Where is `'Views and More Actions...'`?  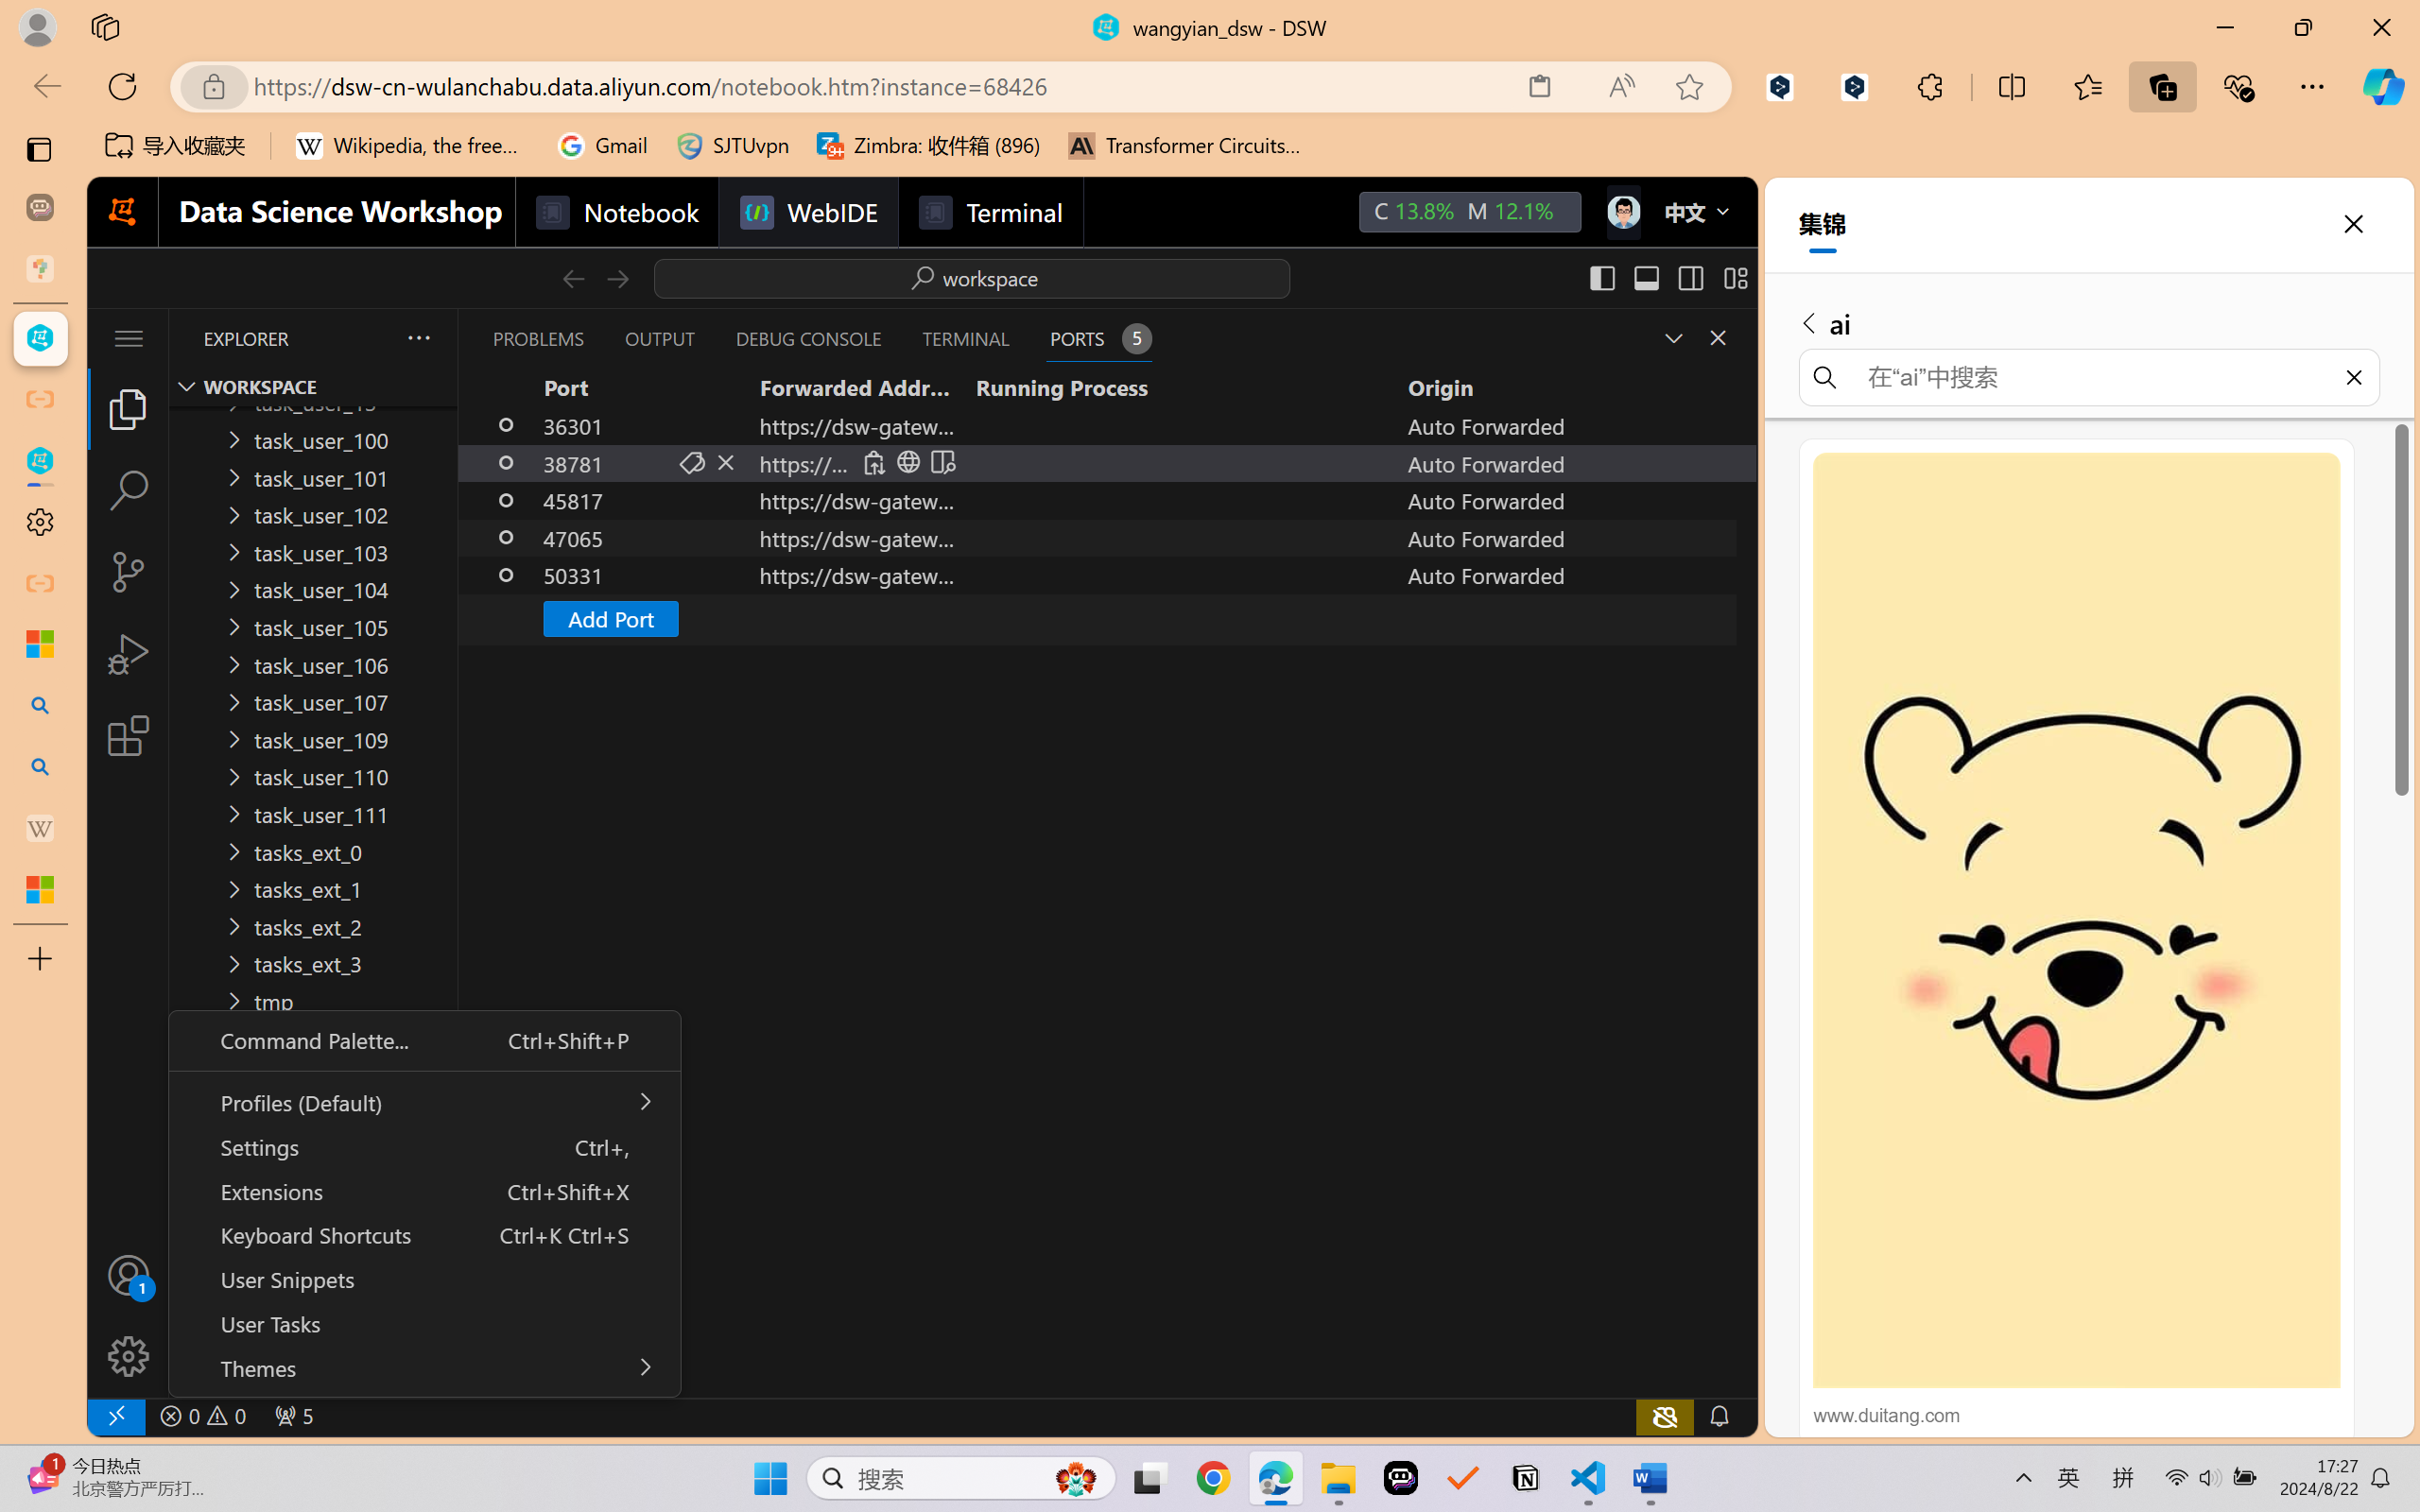 'Views and More Actions...' is located at coordinates (416, 337).